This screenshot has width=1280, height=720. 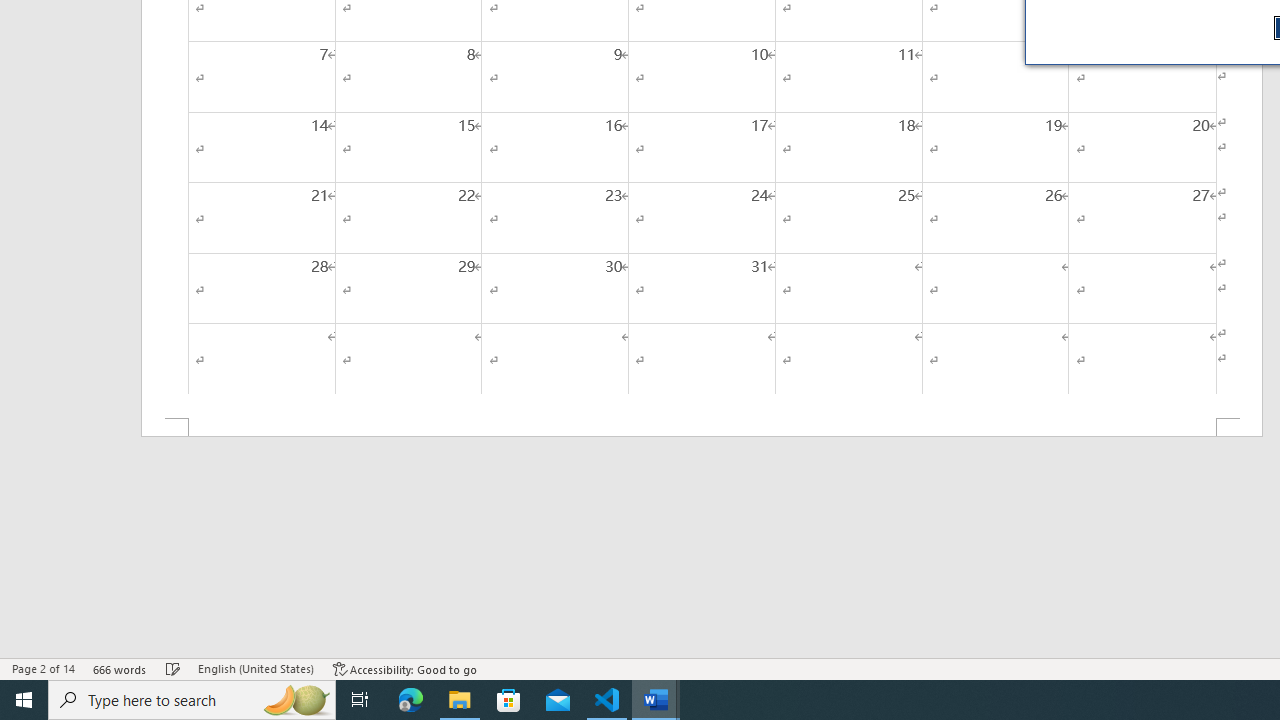 What do you see at coordinates (404, 669) in the screenshot?
I see `'Accessibility Checker Accessibility: Good to go'` at bounding box center [404, 669].